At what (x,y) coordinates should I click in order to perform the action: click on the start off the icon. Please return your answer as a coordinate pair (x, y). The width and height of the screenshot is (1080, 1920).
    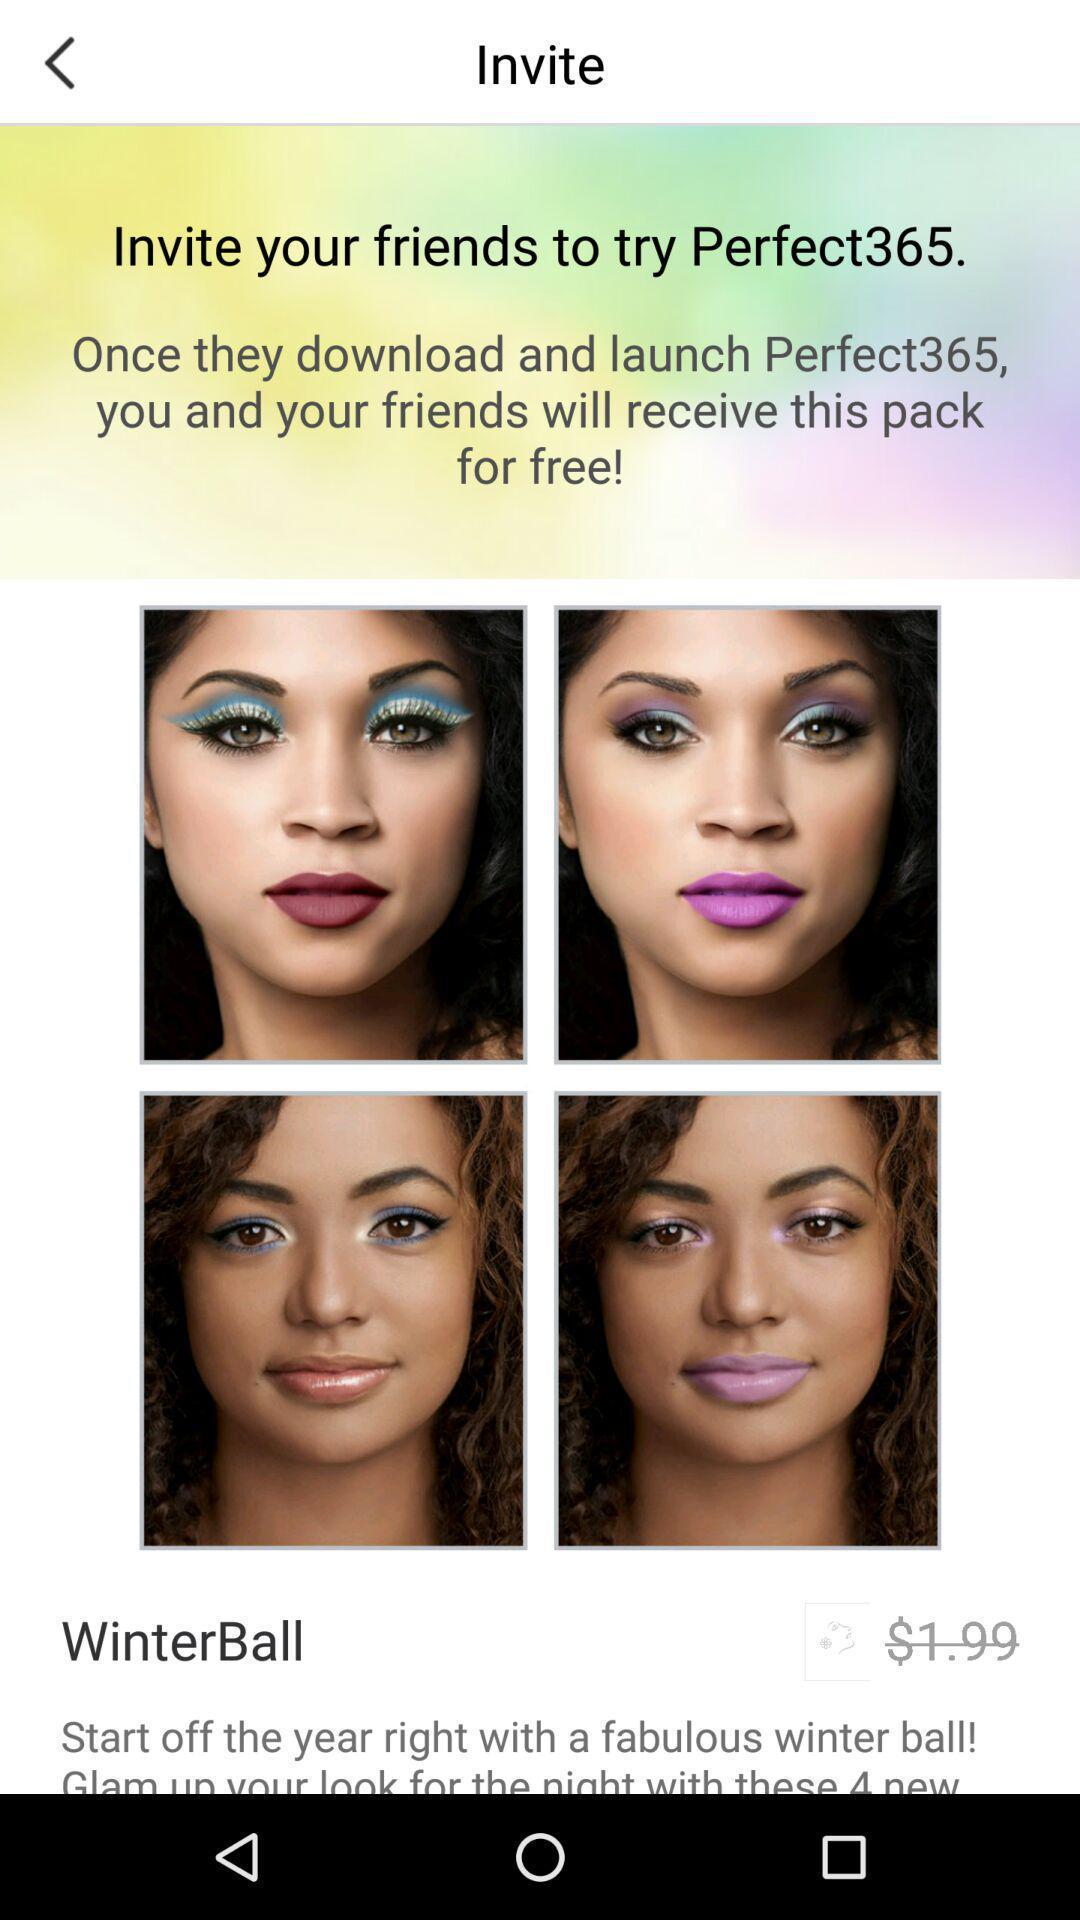
    Looking at the image, I should click on (540, 1749).